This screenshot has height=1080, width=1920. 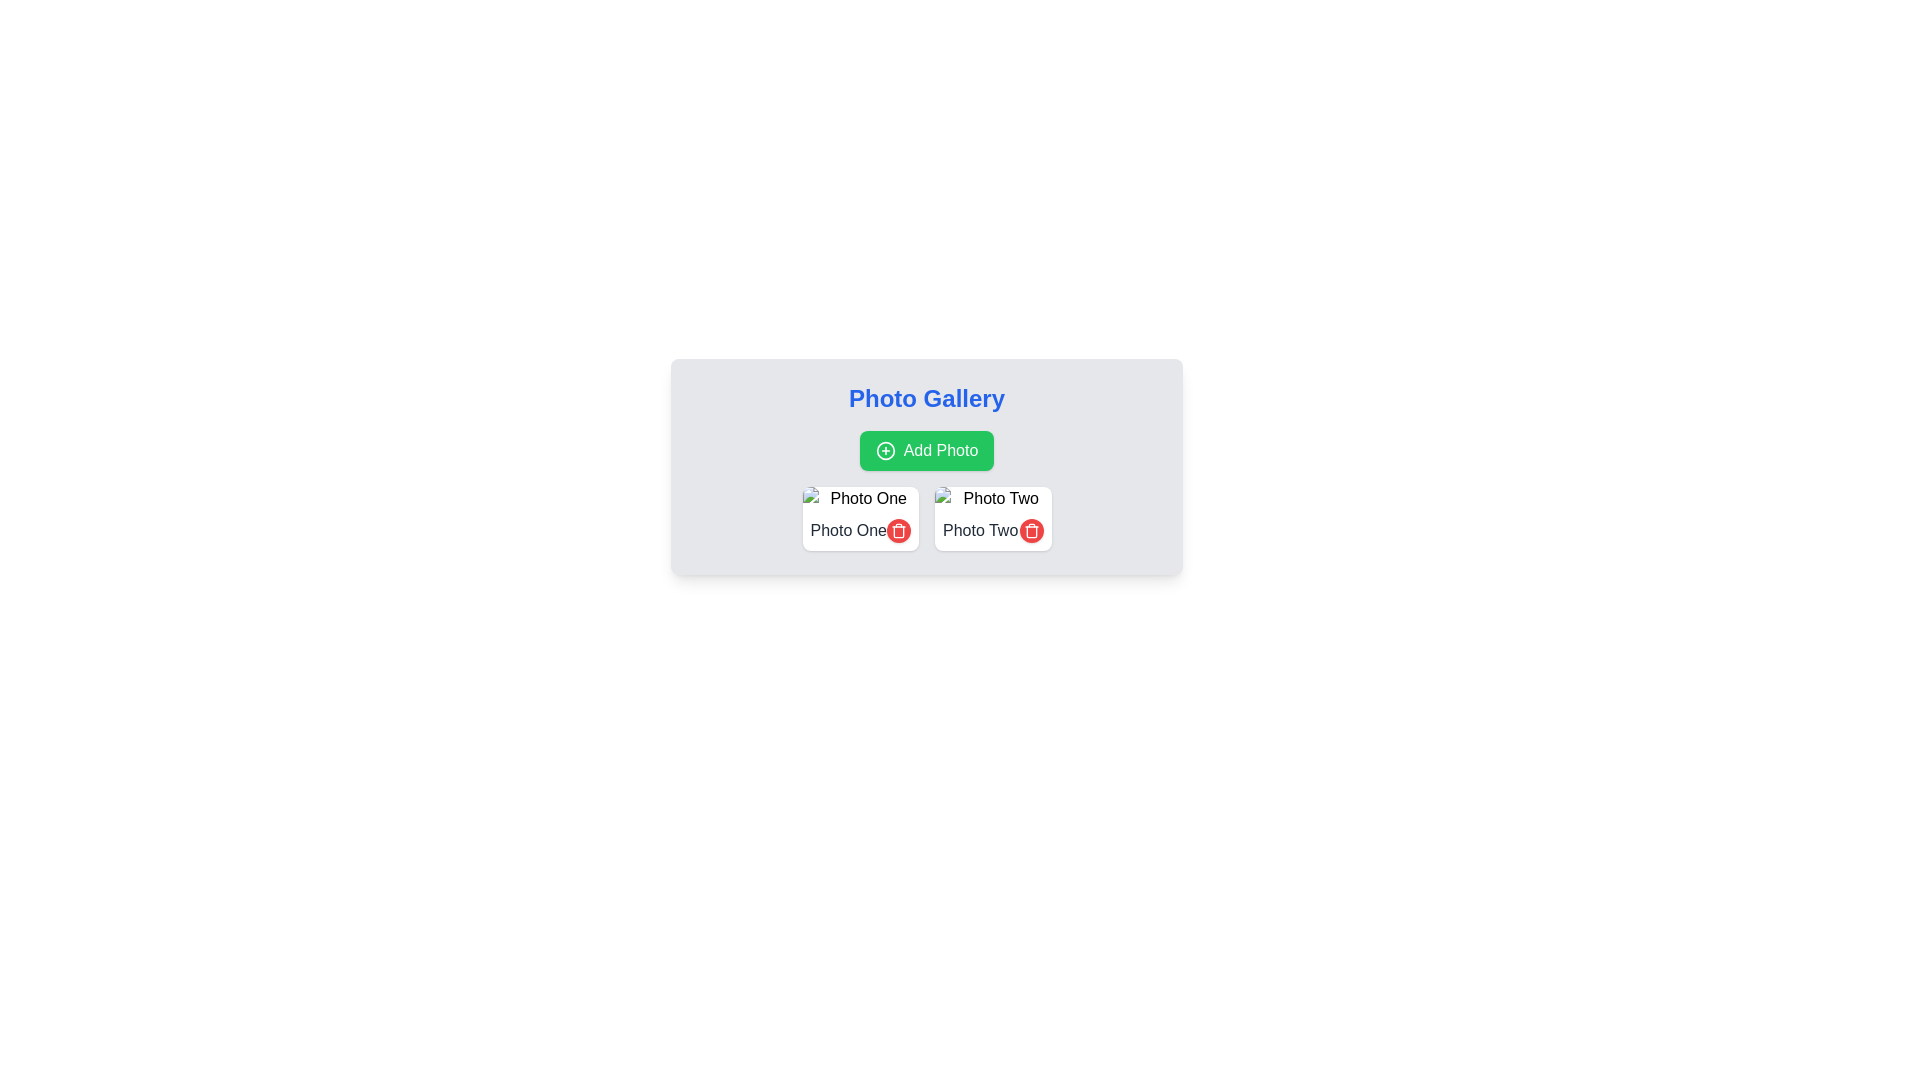 What do you see at coordinates (884, 451) in the screenshot?
I see `the 'Add Photo' button which contains a white SVG icon of a plus sign within a circle, located centrally below the 'Photo Gallery' heading` at bounding box center [884, 451].